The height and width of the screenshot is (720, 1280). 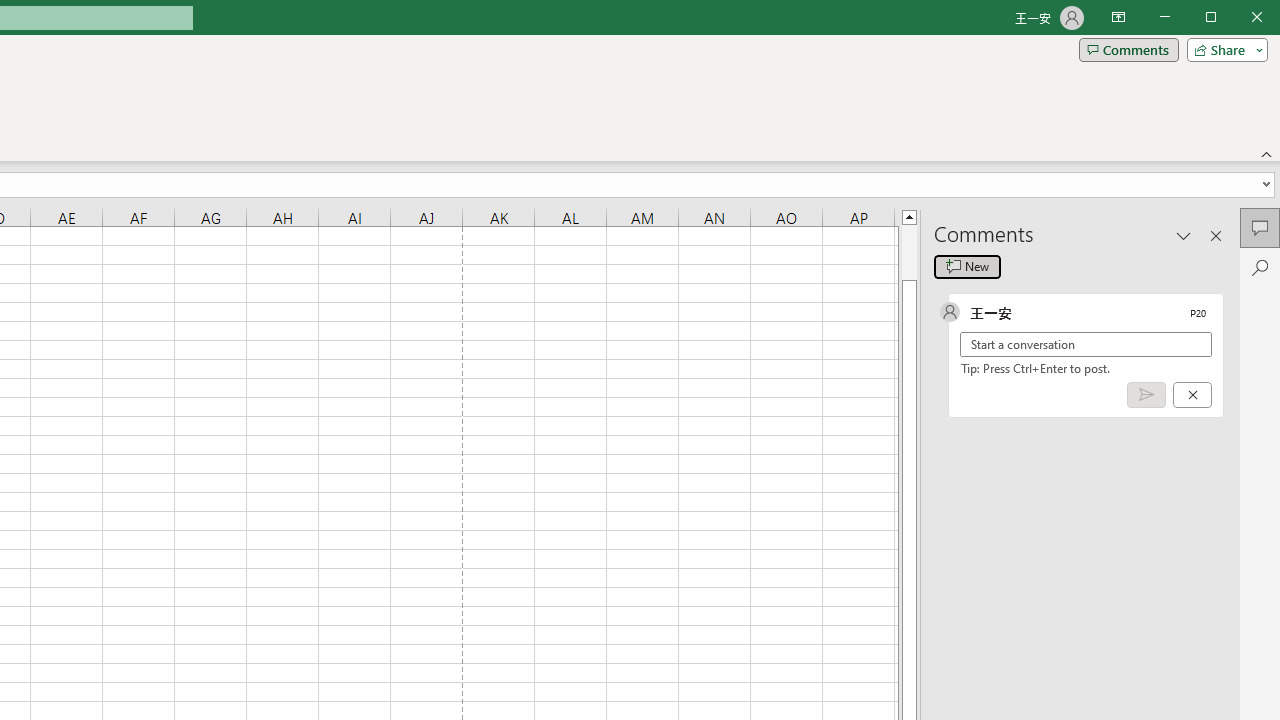 I want to click on 'Cancel', so click(x=1192, y=395).